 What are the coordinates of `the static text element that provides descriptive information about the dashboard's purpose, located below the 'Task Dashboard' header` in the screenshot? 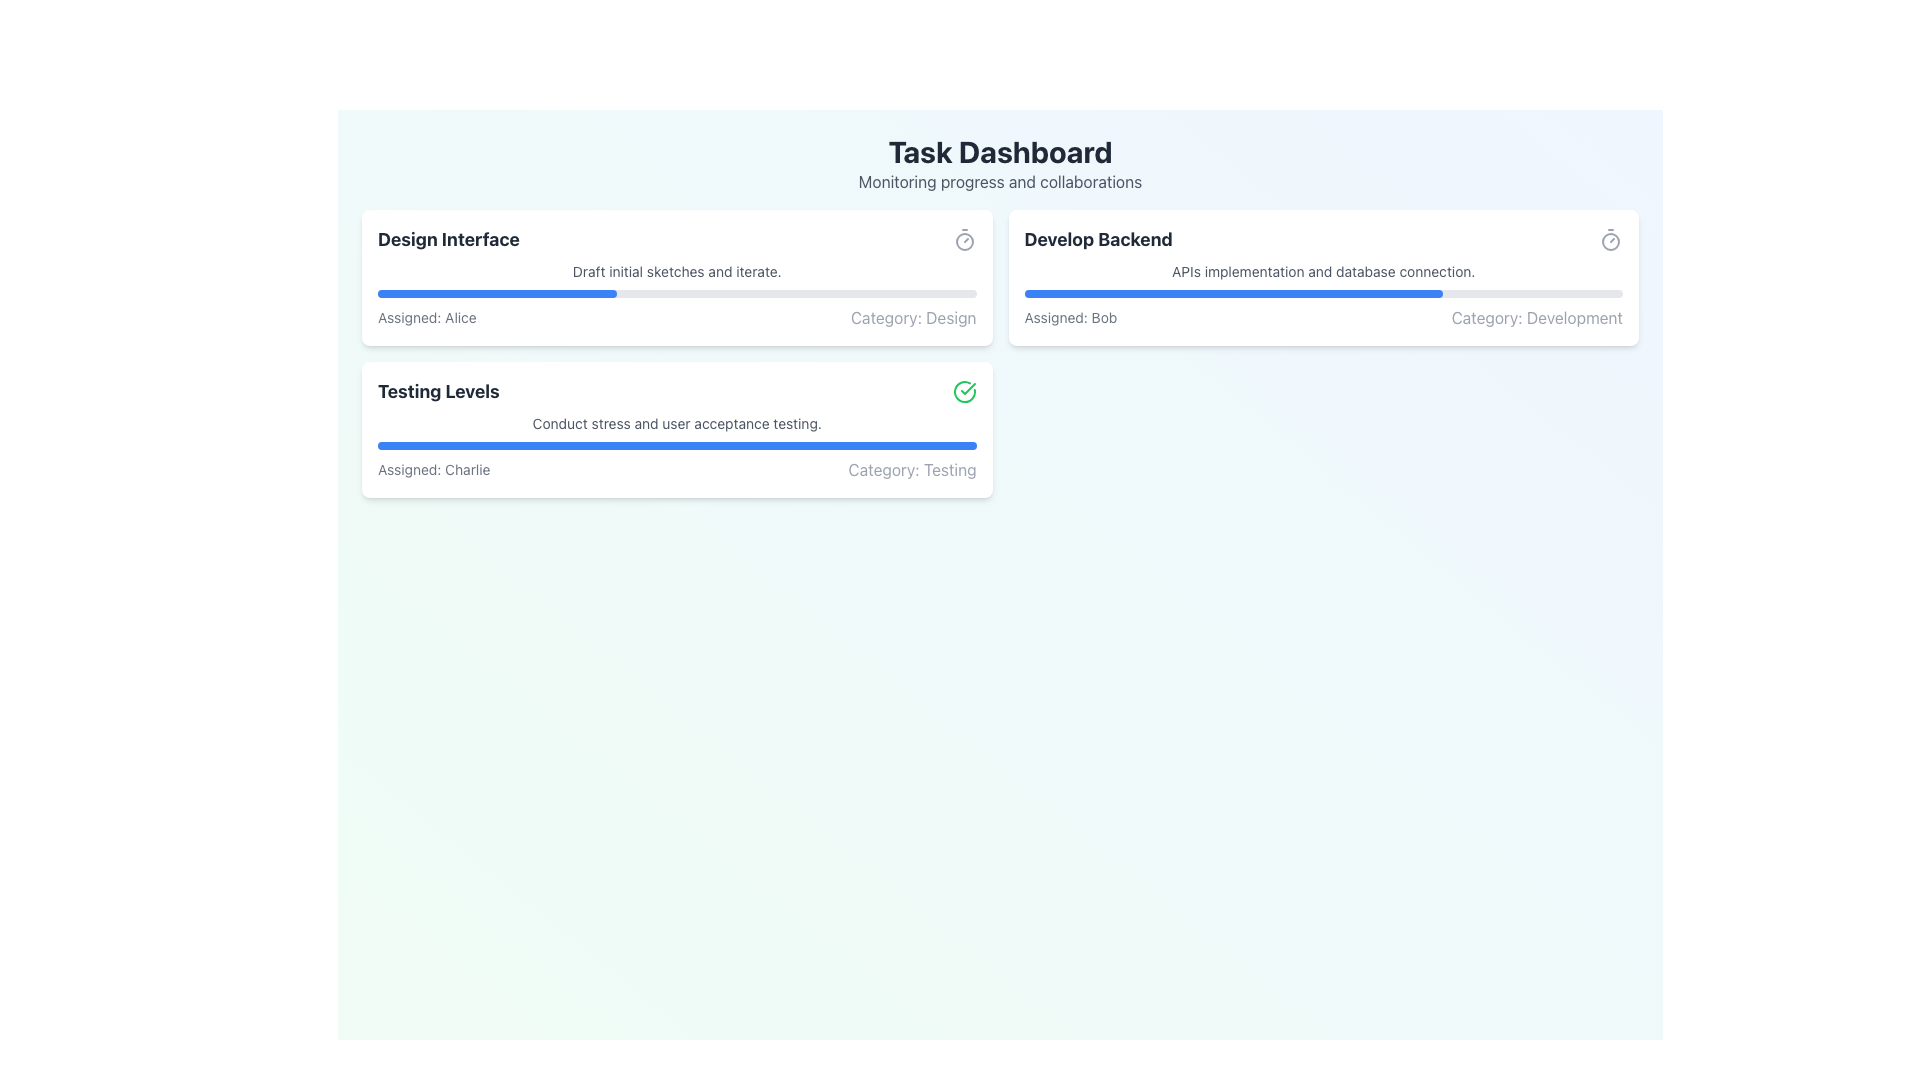 It's located at (1000, 181).